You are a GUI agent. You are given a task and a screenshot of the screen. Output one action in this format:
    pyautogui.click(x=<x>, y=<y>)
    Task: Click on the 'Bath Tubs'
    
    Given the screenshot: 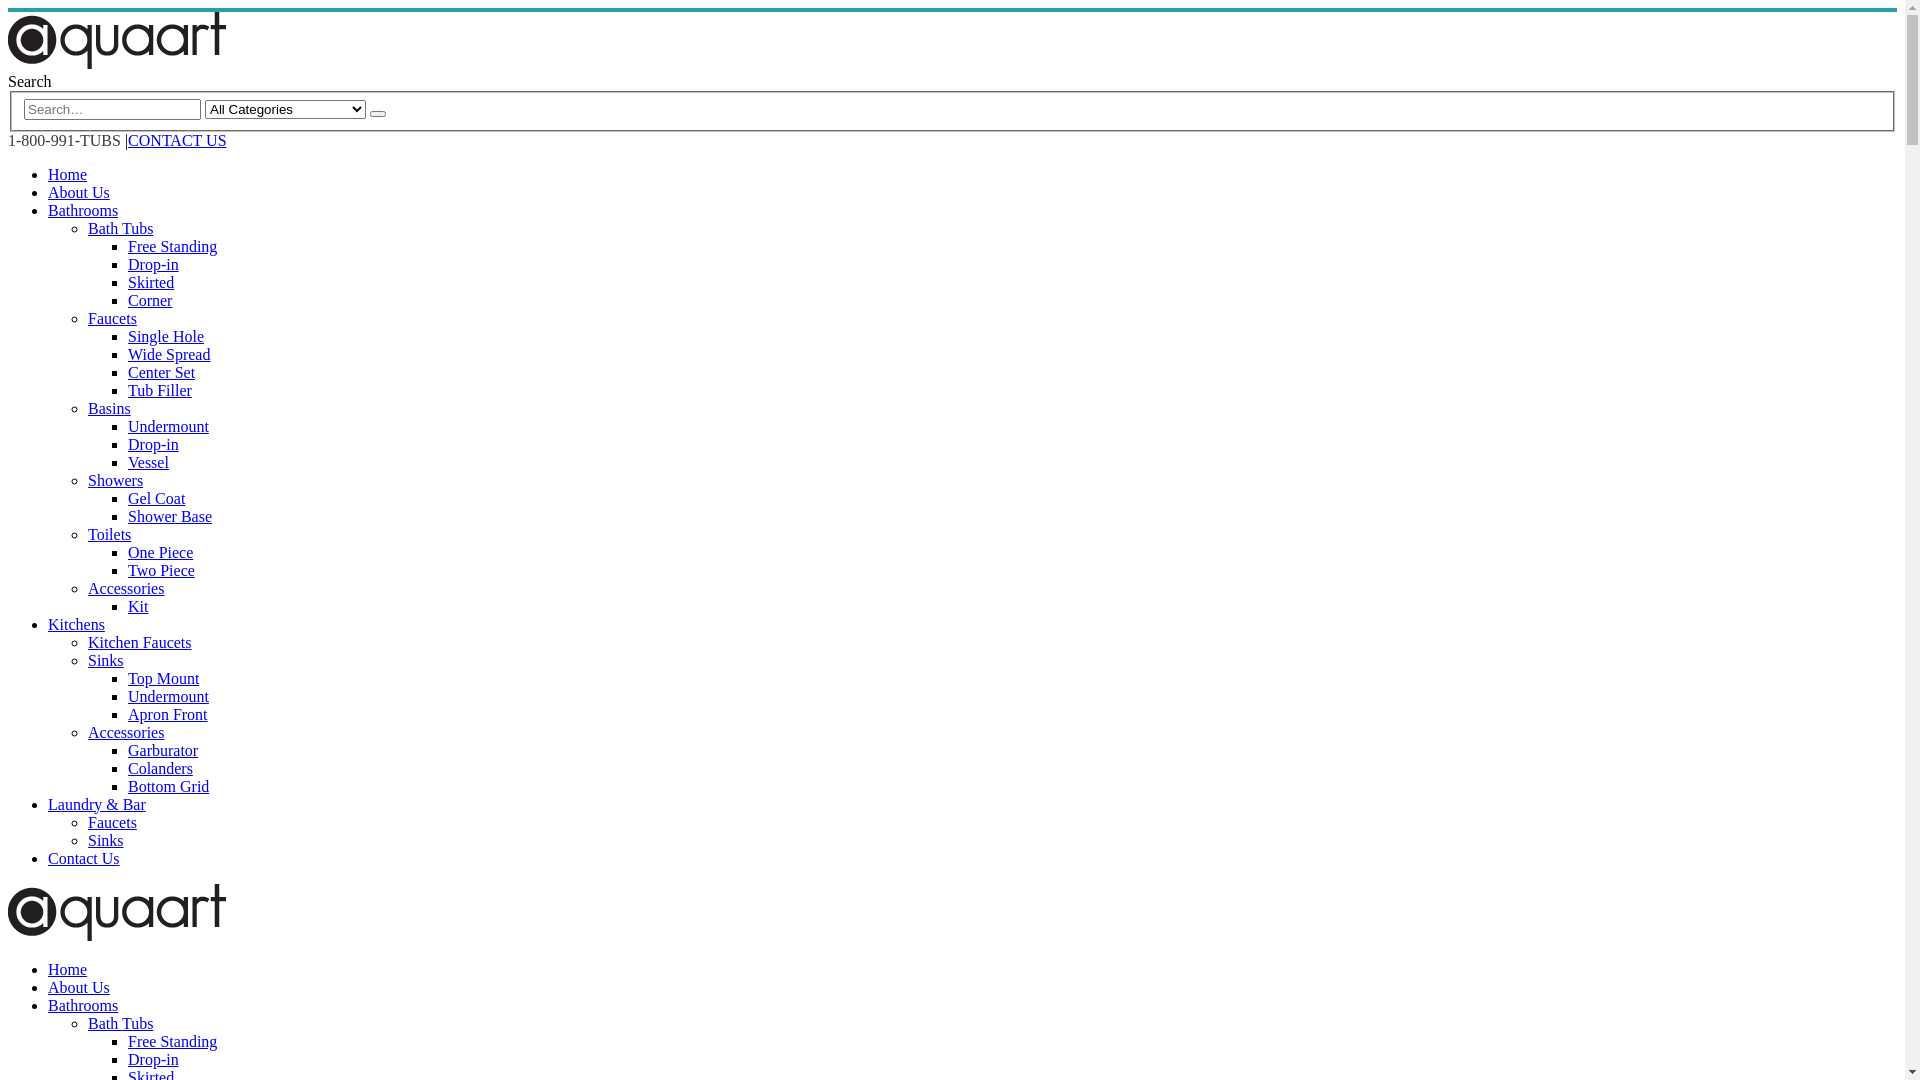 What is the action you would take?
    pyautogui.click(x=86, y=1023)
    